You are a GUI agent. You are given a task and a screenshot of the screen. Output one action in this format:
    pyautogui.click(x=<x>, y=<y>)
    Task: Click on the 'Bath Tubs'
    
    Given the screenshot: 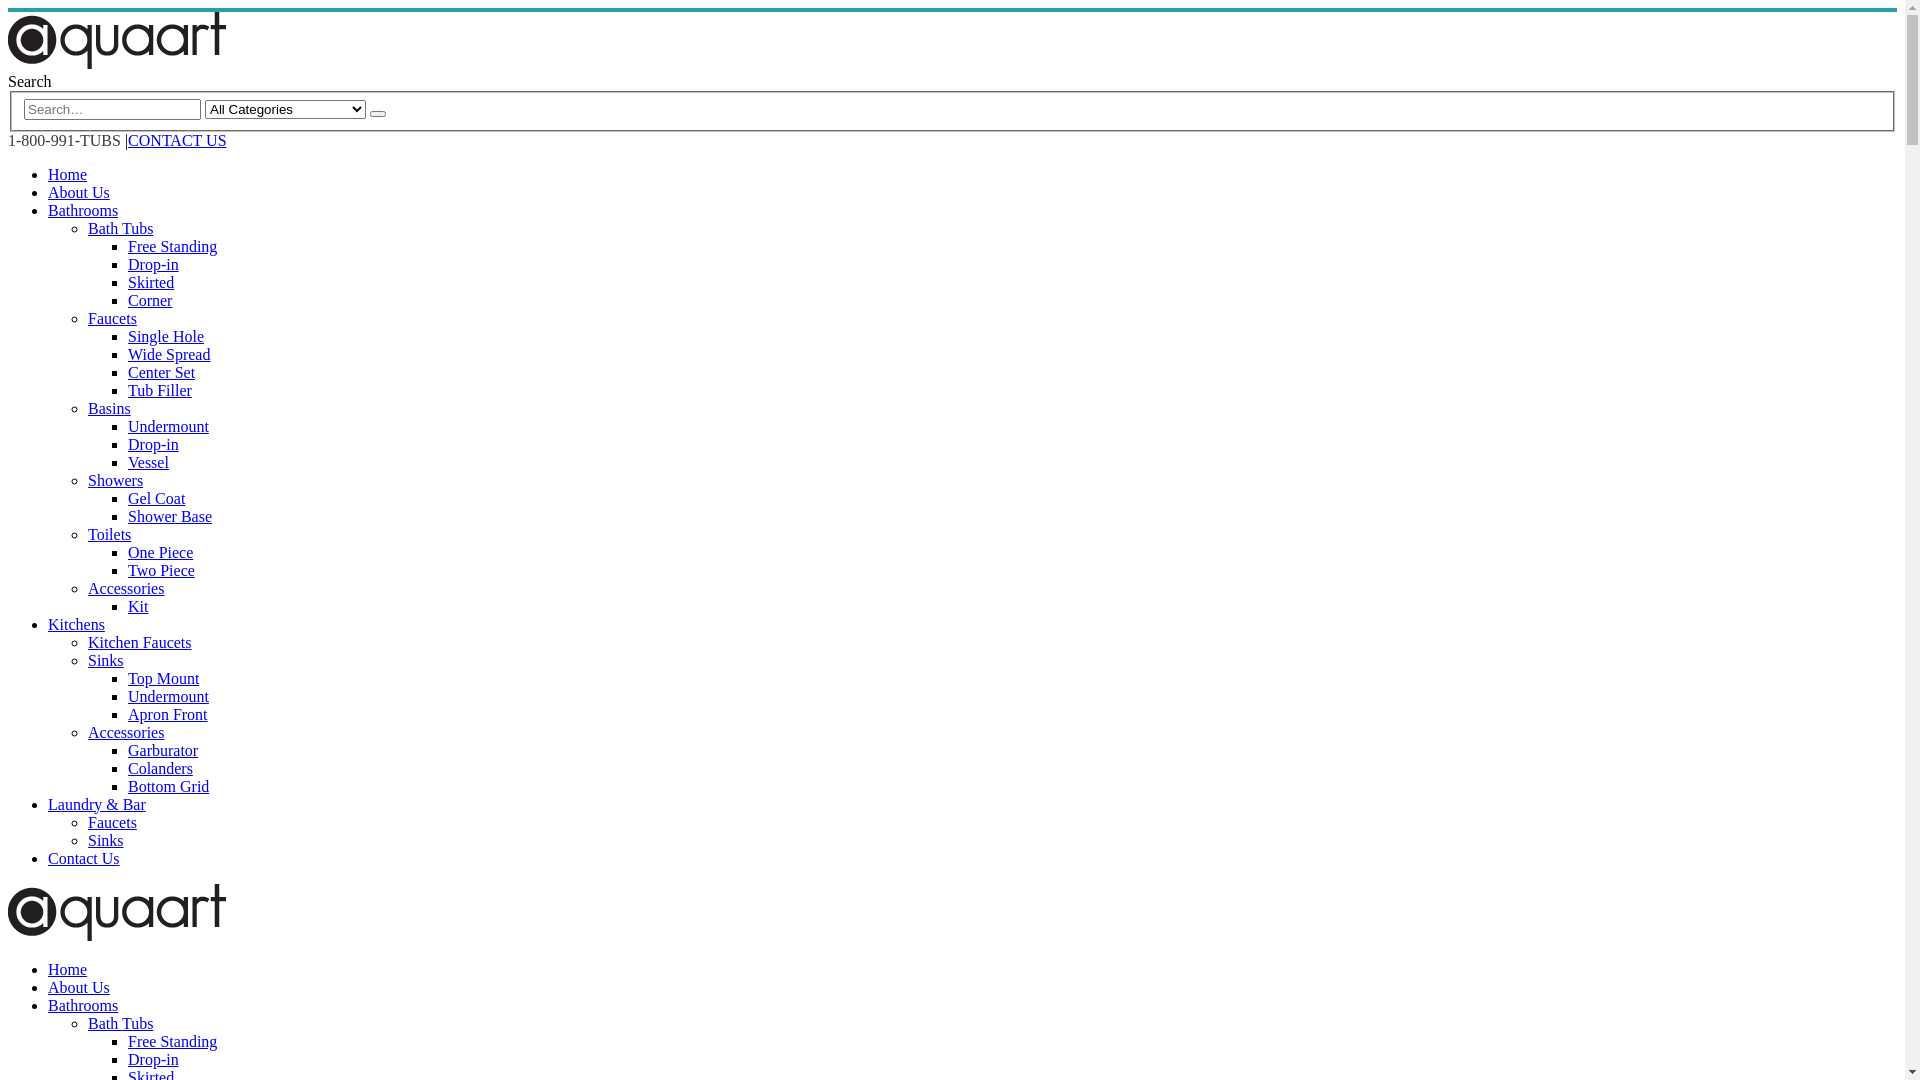 What is the action you would take?
    pyautogui.click(x=86, y=1023)
    